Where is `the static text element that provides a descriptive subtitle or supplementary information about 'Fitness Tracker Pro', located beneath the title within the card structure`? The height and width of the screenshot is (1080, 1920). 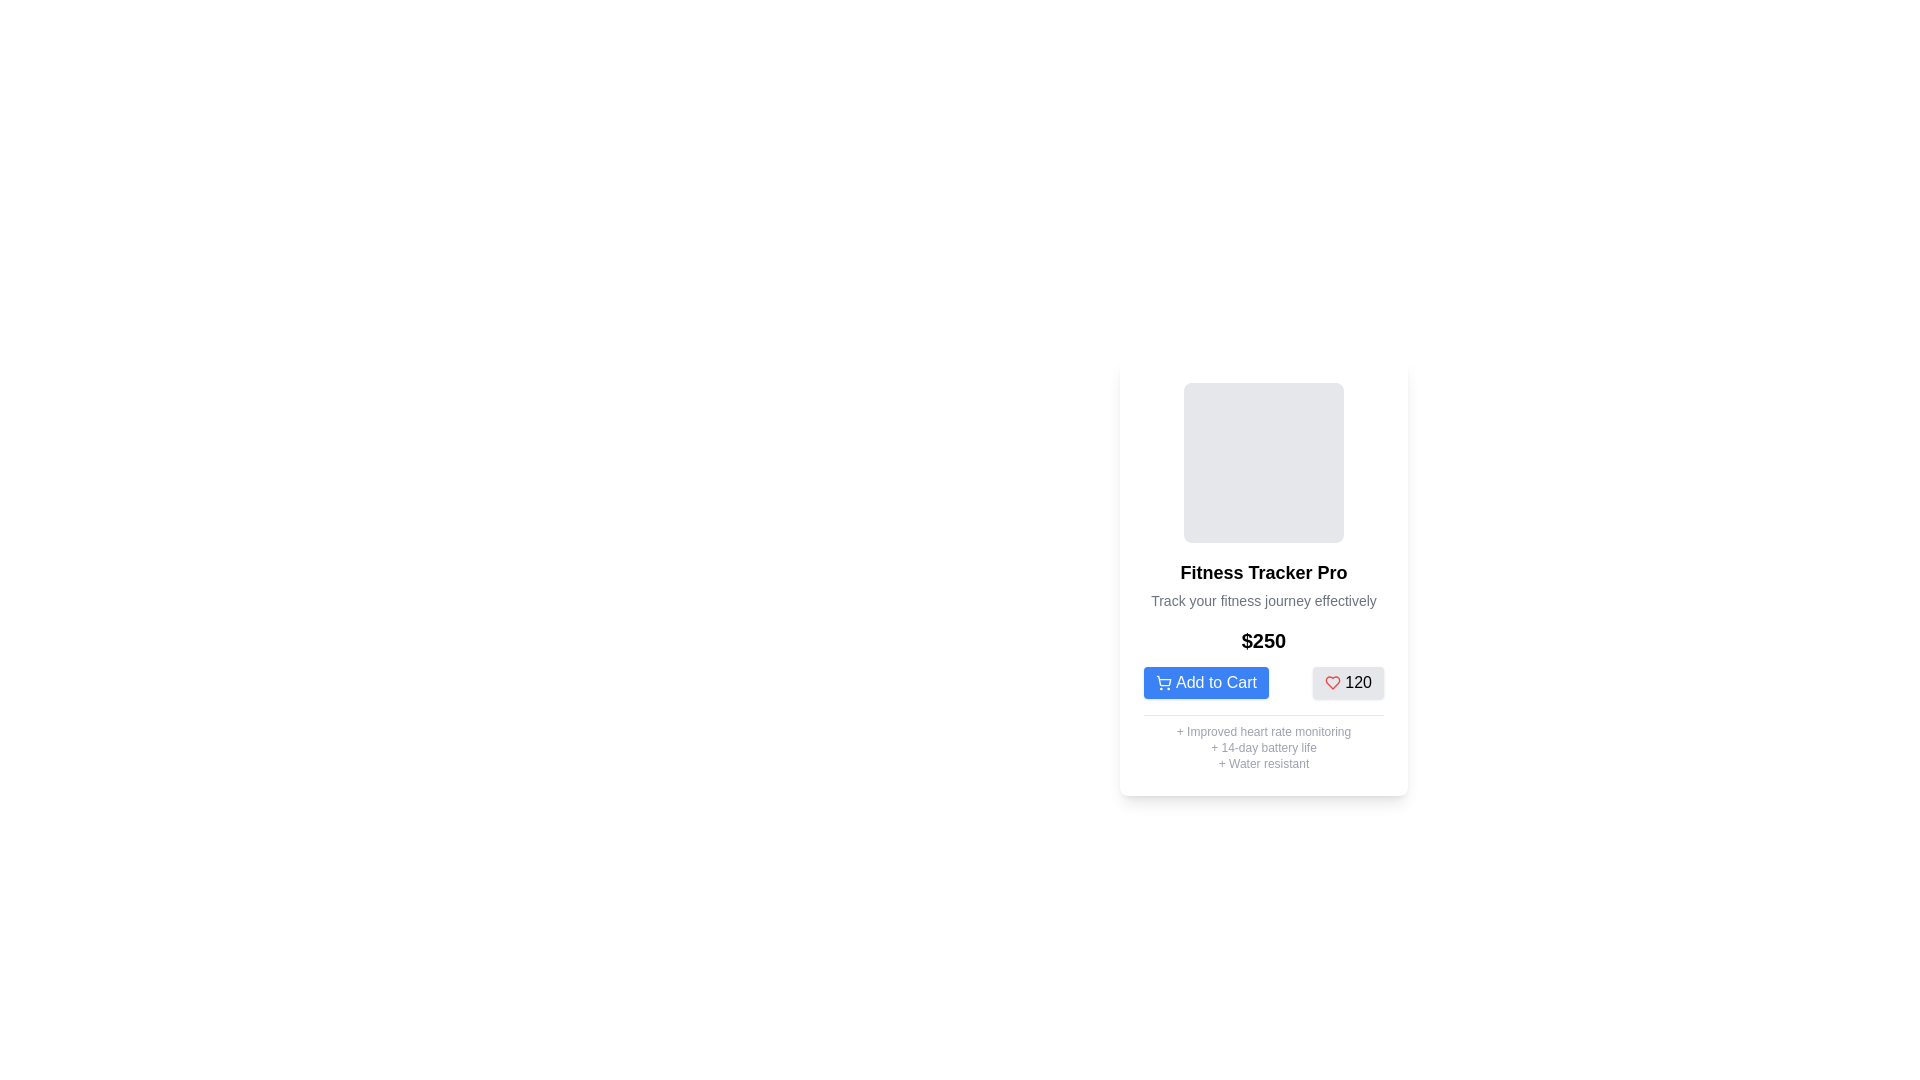 the static text element that provides a descriptive subtitle or supplementary information about 'Fitness Tracker Pro', located beneath the title within the card structure is located at coordinates (1262, 600).